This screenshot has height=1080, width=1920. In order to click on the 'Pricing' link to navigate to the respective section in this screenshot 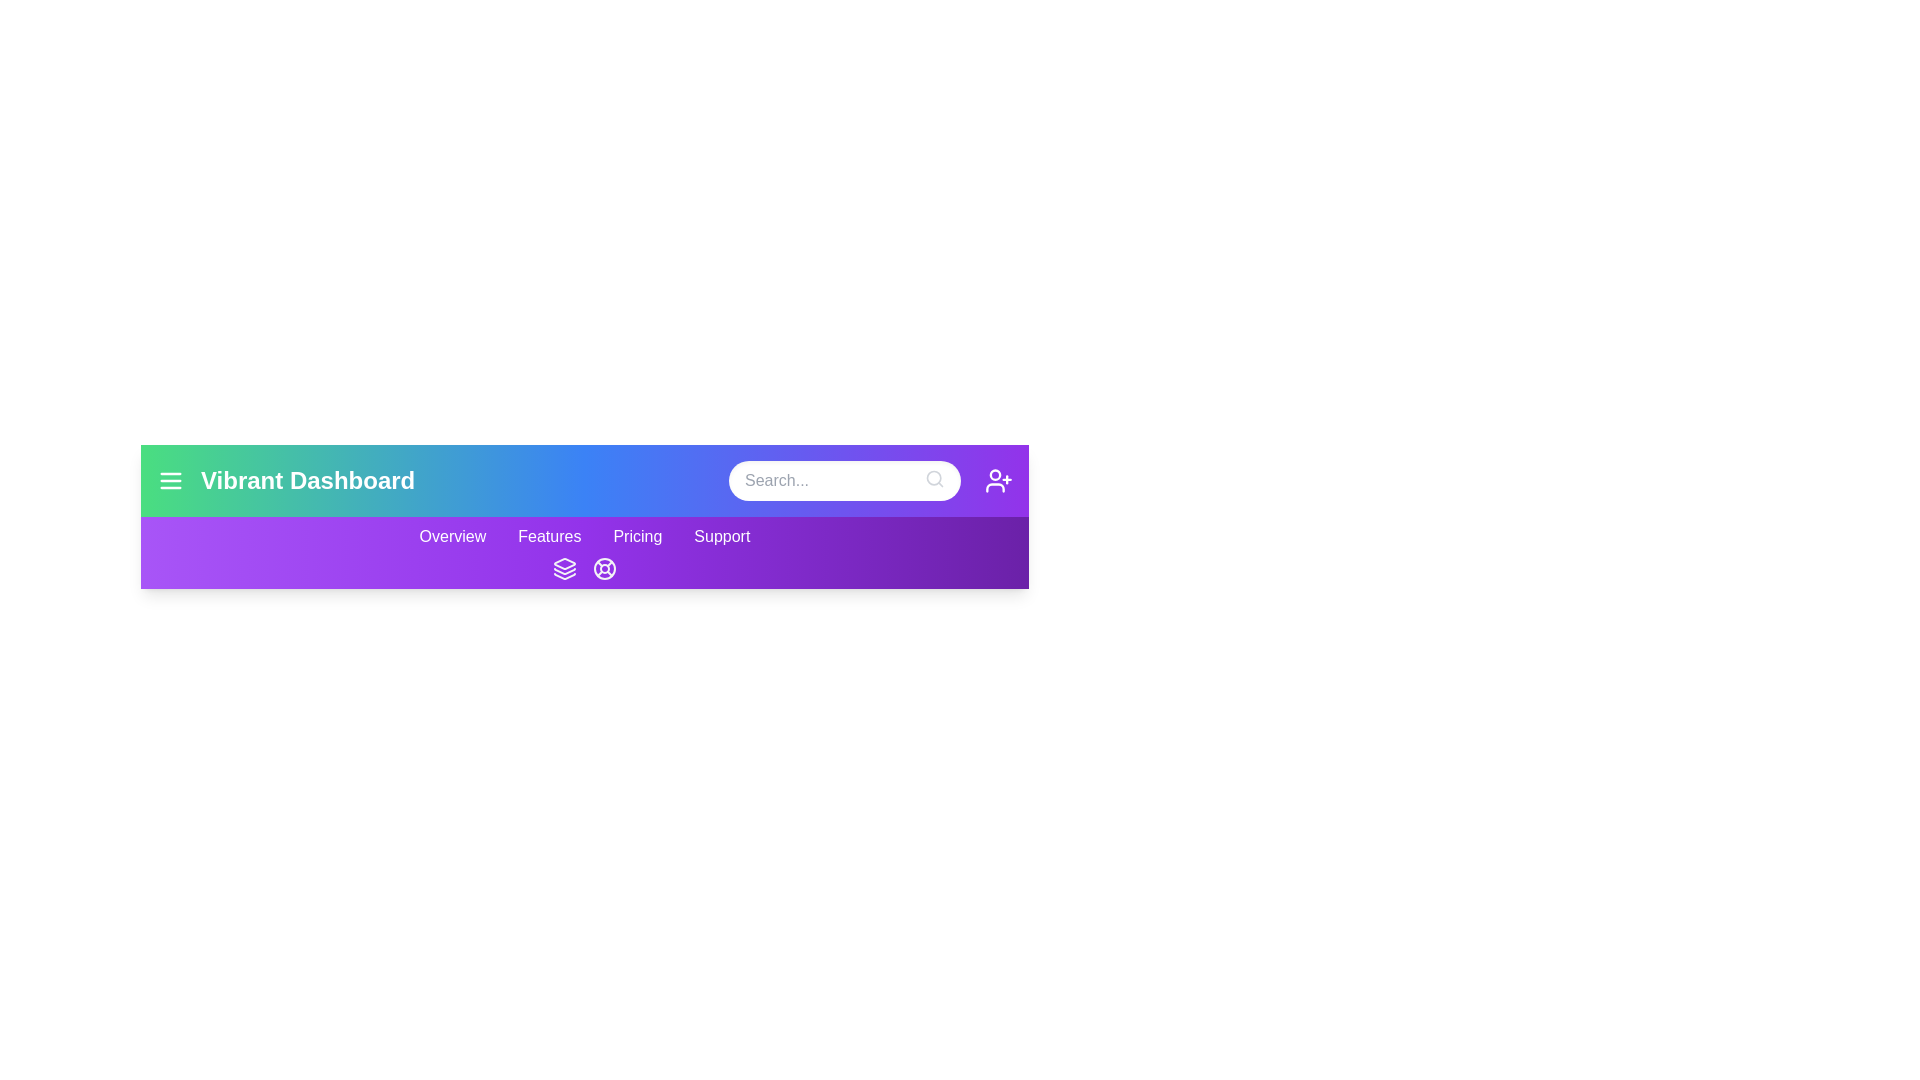, I will do `click(636, 535)`.